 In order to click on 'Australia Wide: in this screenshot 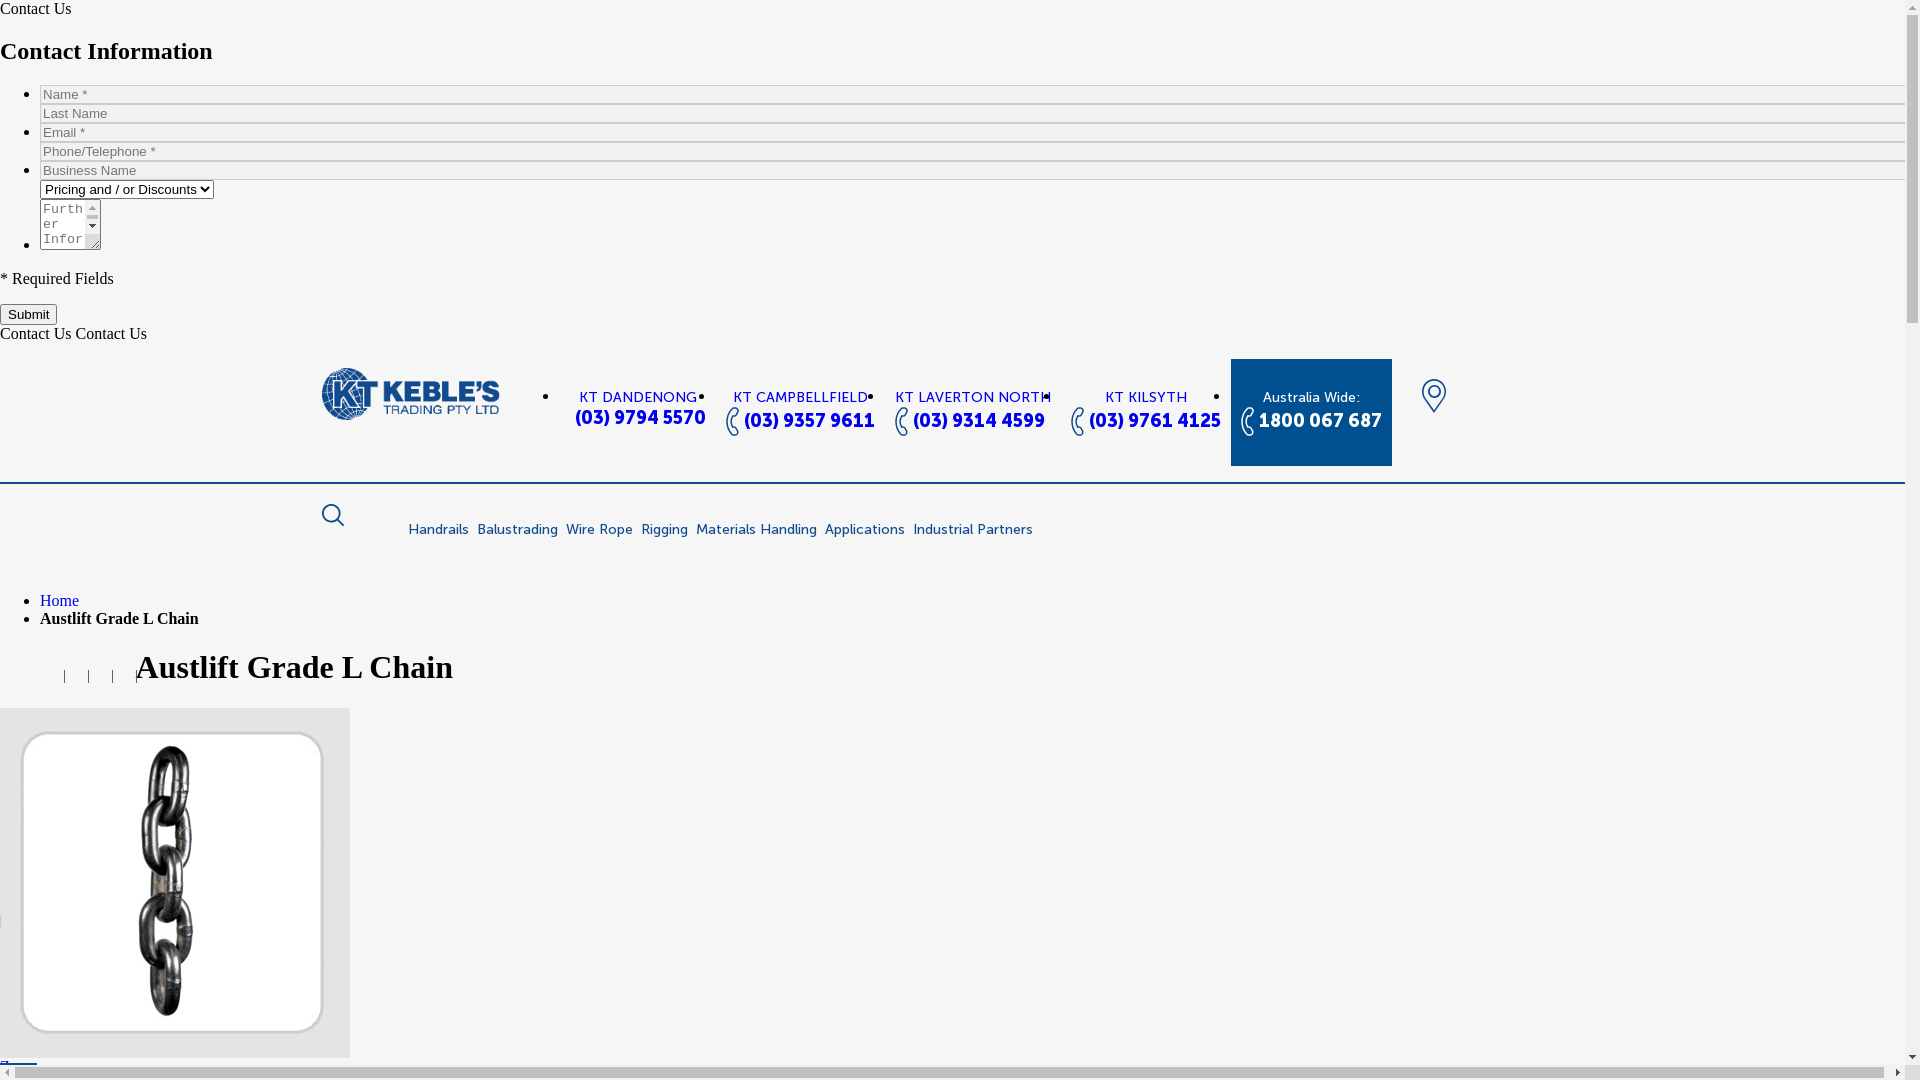, I will do `click(1310, 411)`.